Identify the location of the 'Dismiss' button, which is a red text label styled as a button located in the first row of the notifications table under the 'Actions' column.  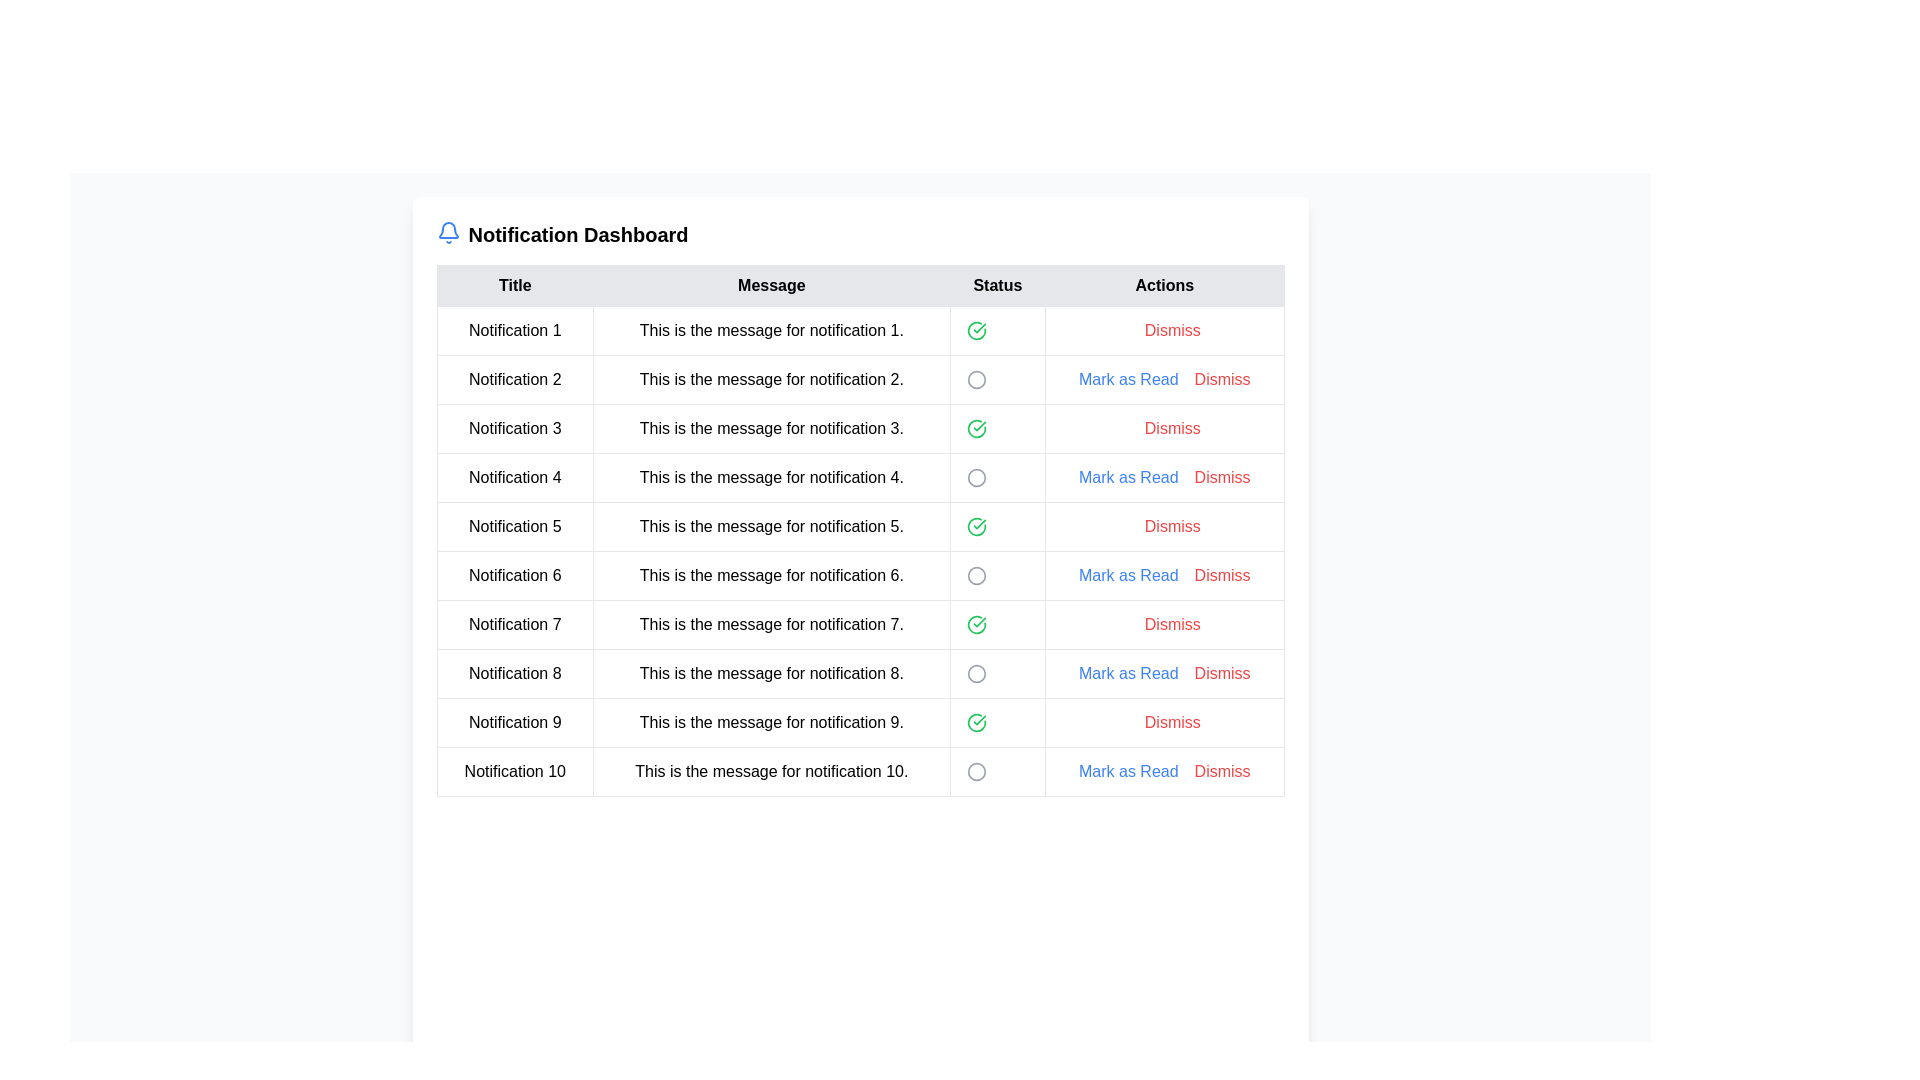
(1172, 330).